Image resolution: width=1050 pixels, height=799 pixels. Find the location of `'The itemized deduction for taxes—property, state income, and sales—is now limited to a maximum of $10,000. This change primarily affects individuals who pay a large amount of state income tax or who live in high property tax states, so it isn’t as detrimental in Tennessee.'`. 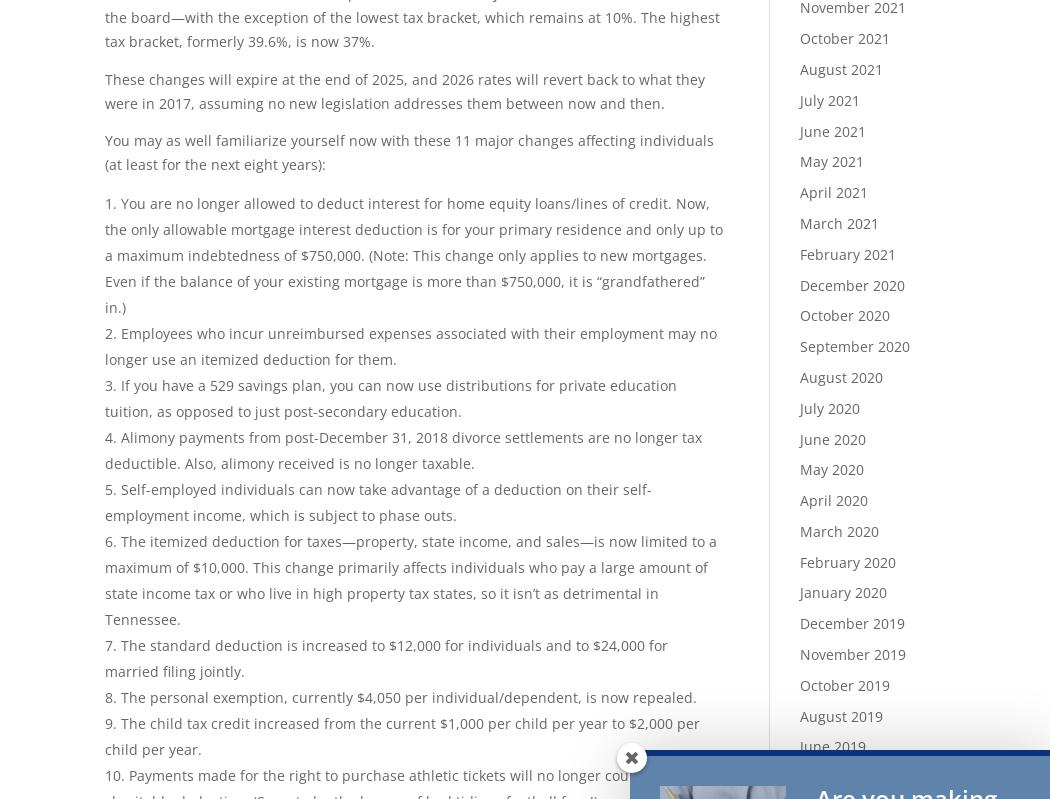

'The itemized deduction for taxes—property, state income, and sales—is now limited to a maximum of $10,000. This change primarily affects individuals who pay a large amount of state income tax or who live in high property tax states, so it isn’t as detrimental in Tennessee.' is located at coordinates (105, 579).